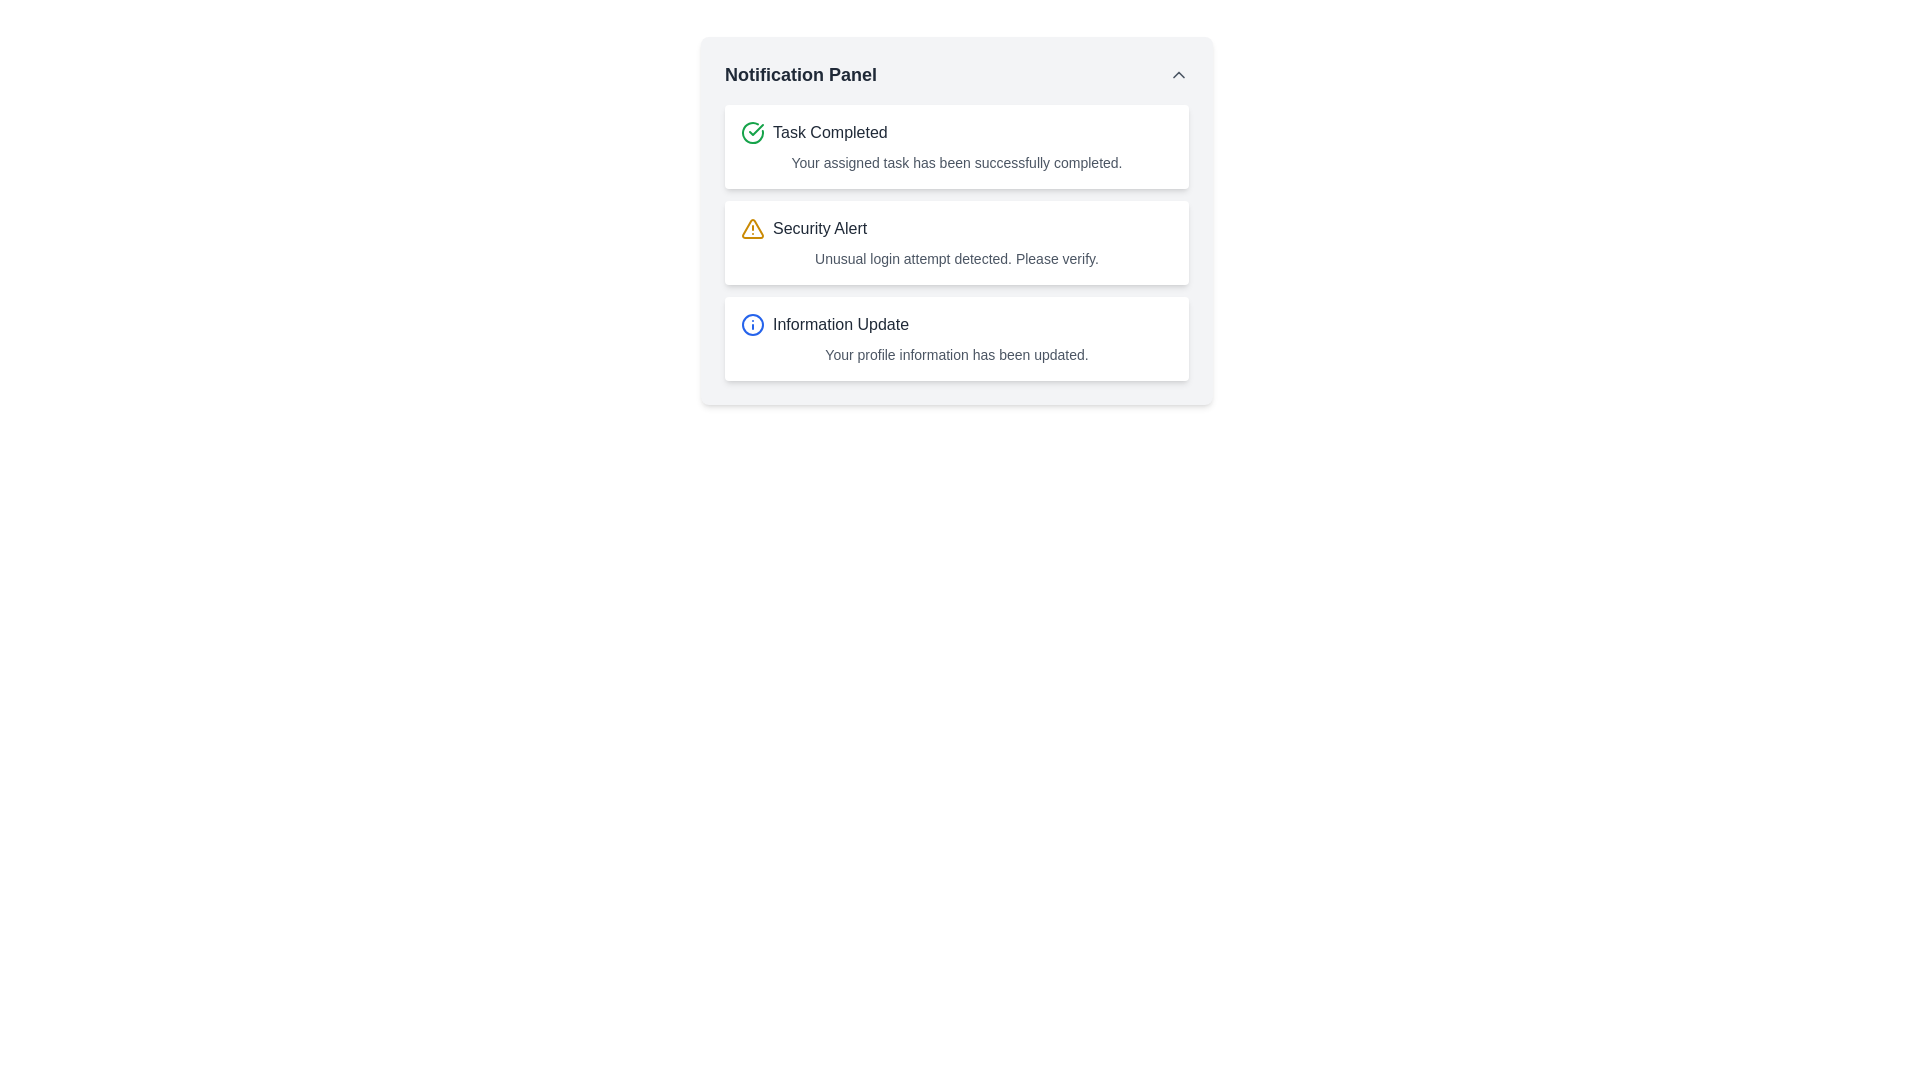  Describe the element at coordinates (752, 132) in the screenshot. I see `the green circular icon with a checkmark that visually anchors the 'Task Completed' notification card, located at the top-left corner of the notification` at that location.